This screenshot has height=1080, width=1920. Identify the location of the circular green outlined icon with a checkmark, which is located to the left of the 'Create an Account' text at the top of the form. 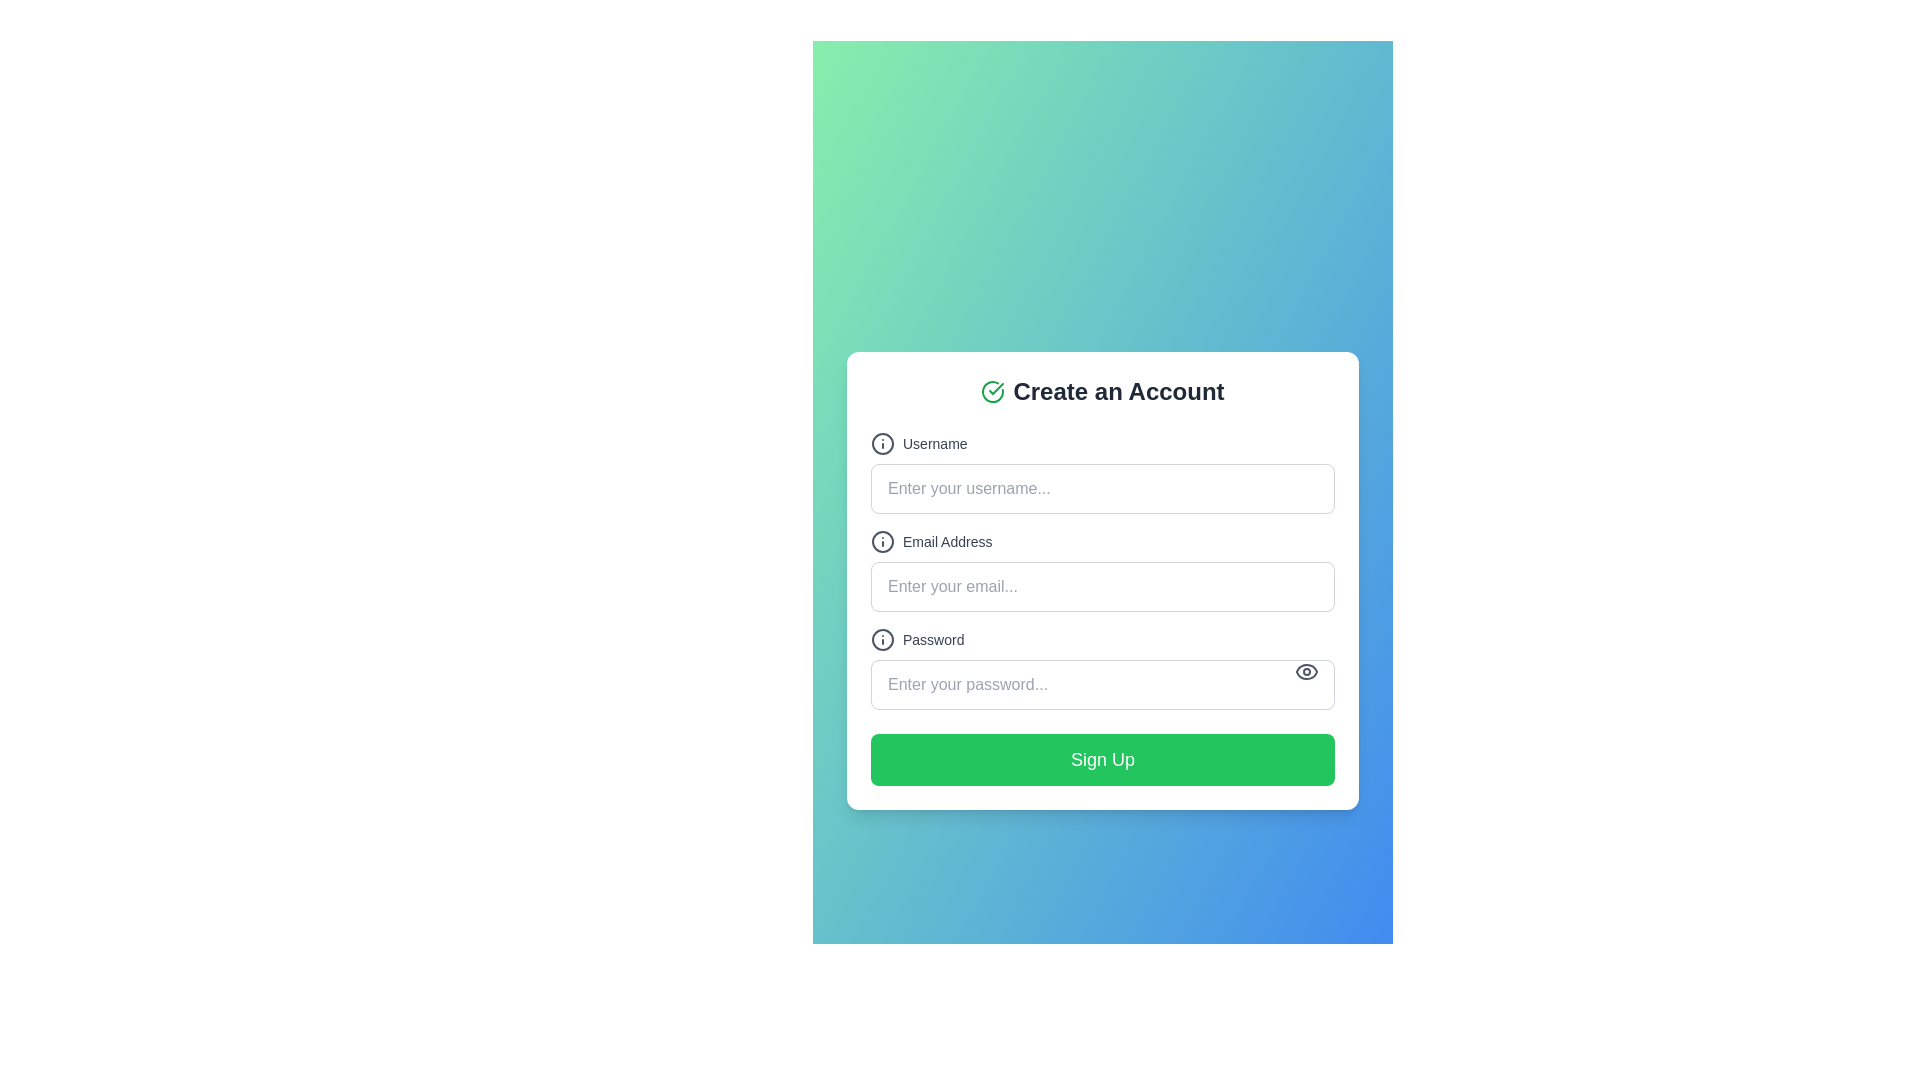
(993, 392).